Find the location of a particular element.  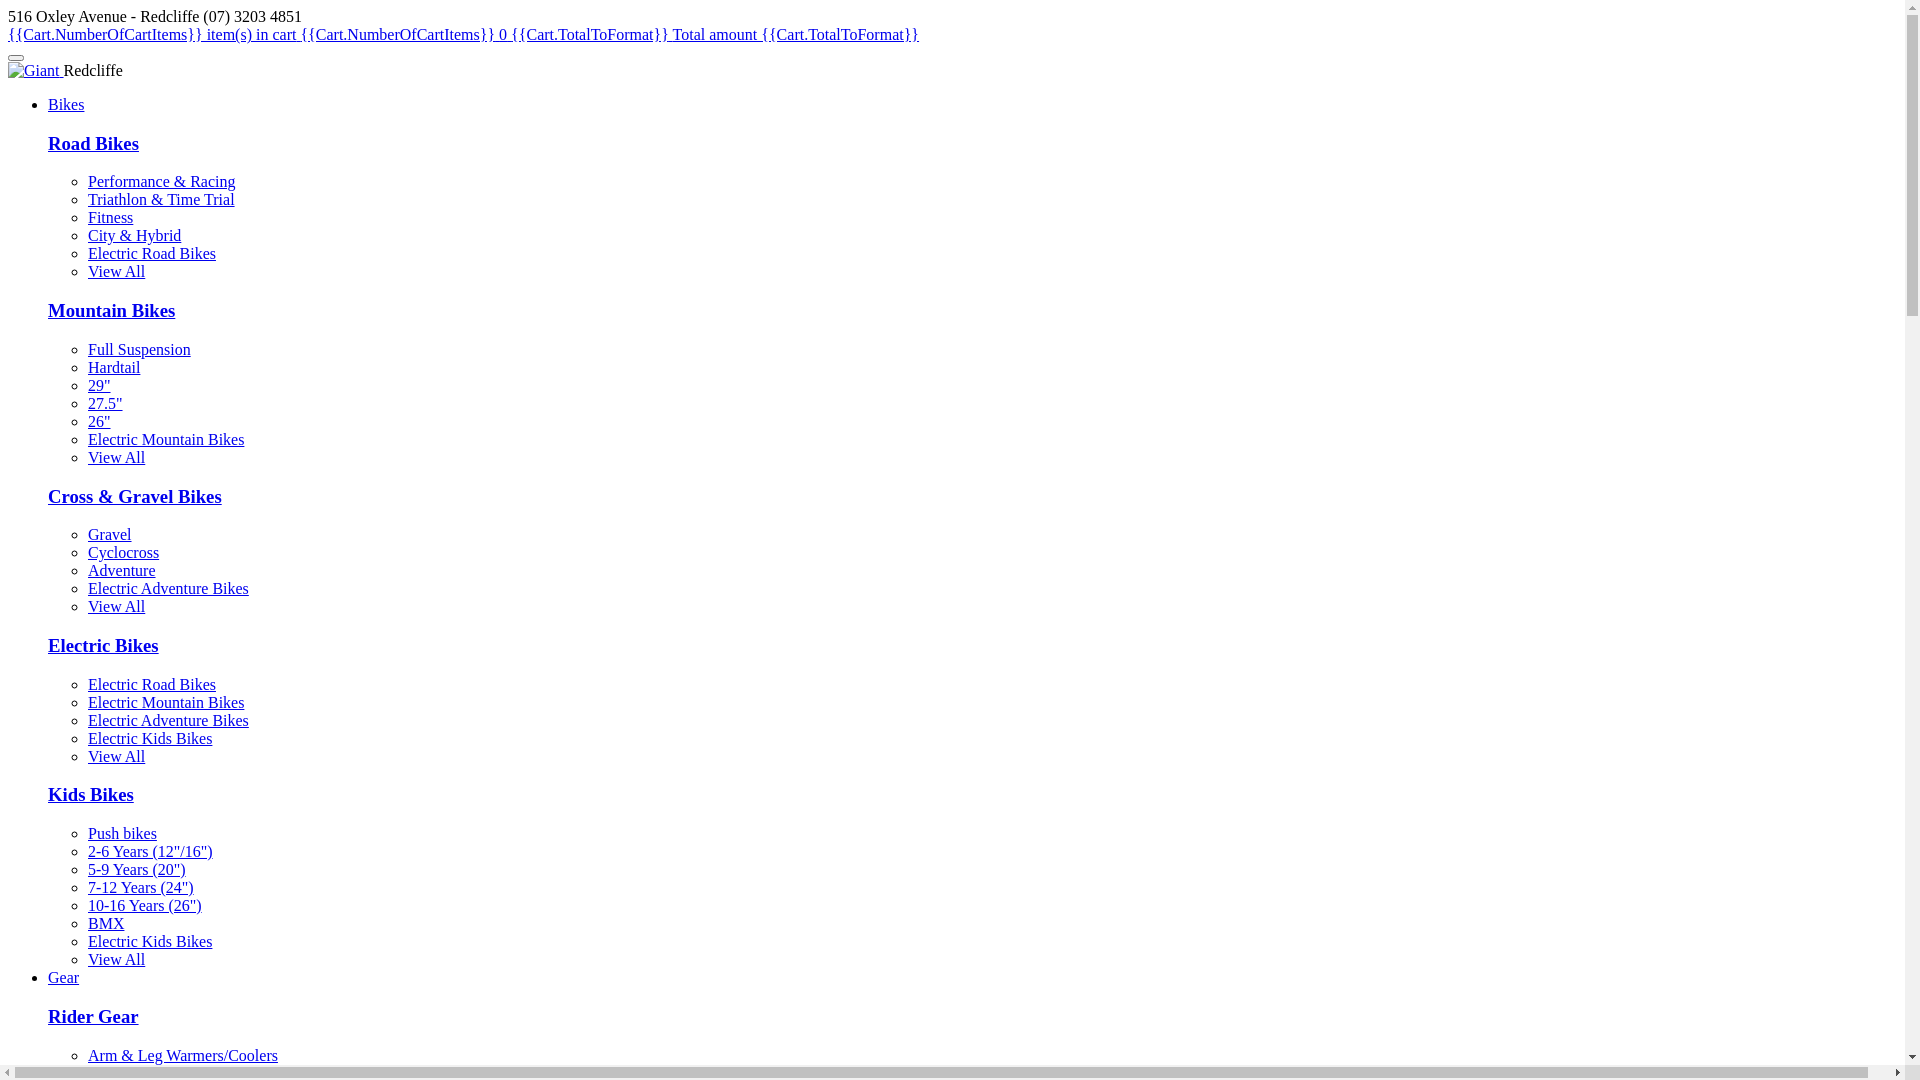

'BMX' is located at coordinates (104, 923).